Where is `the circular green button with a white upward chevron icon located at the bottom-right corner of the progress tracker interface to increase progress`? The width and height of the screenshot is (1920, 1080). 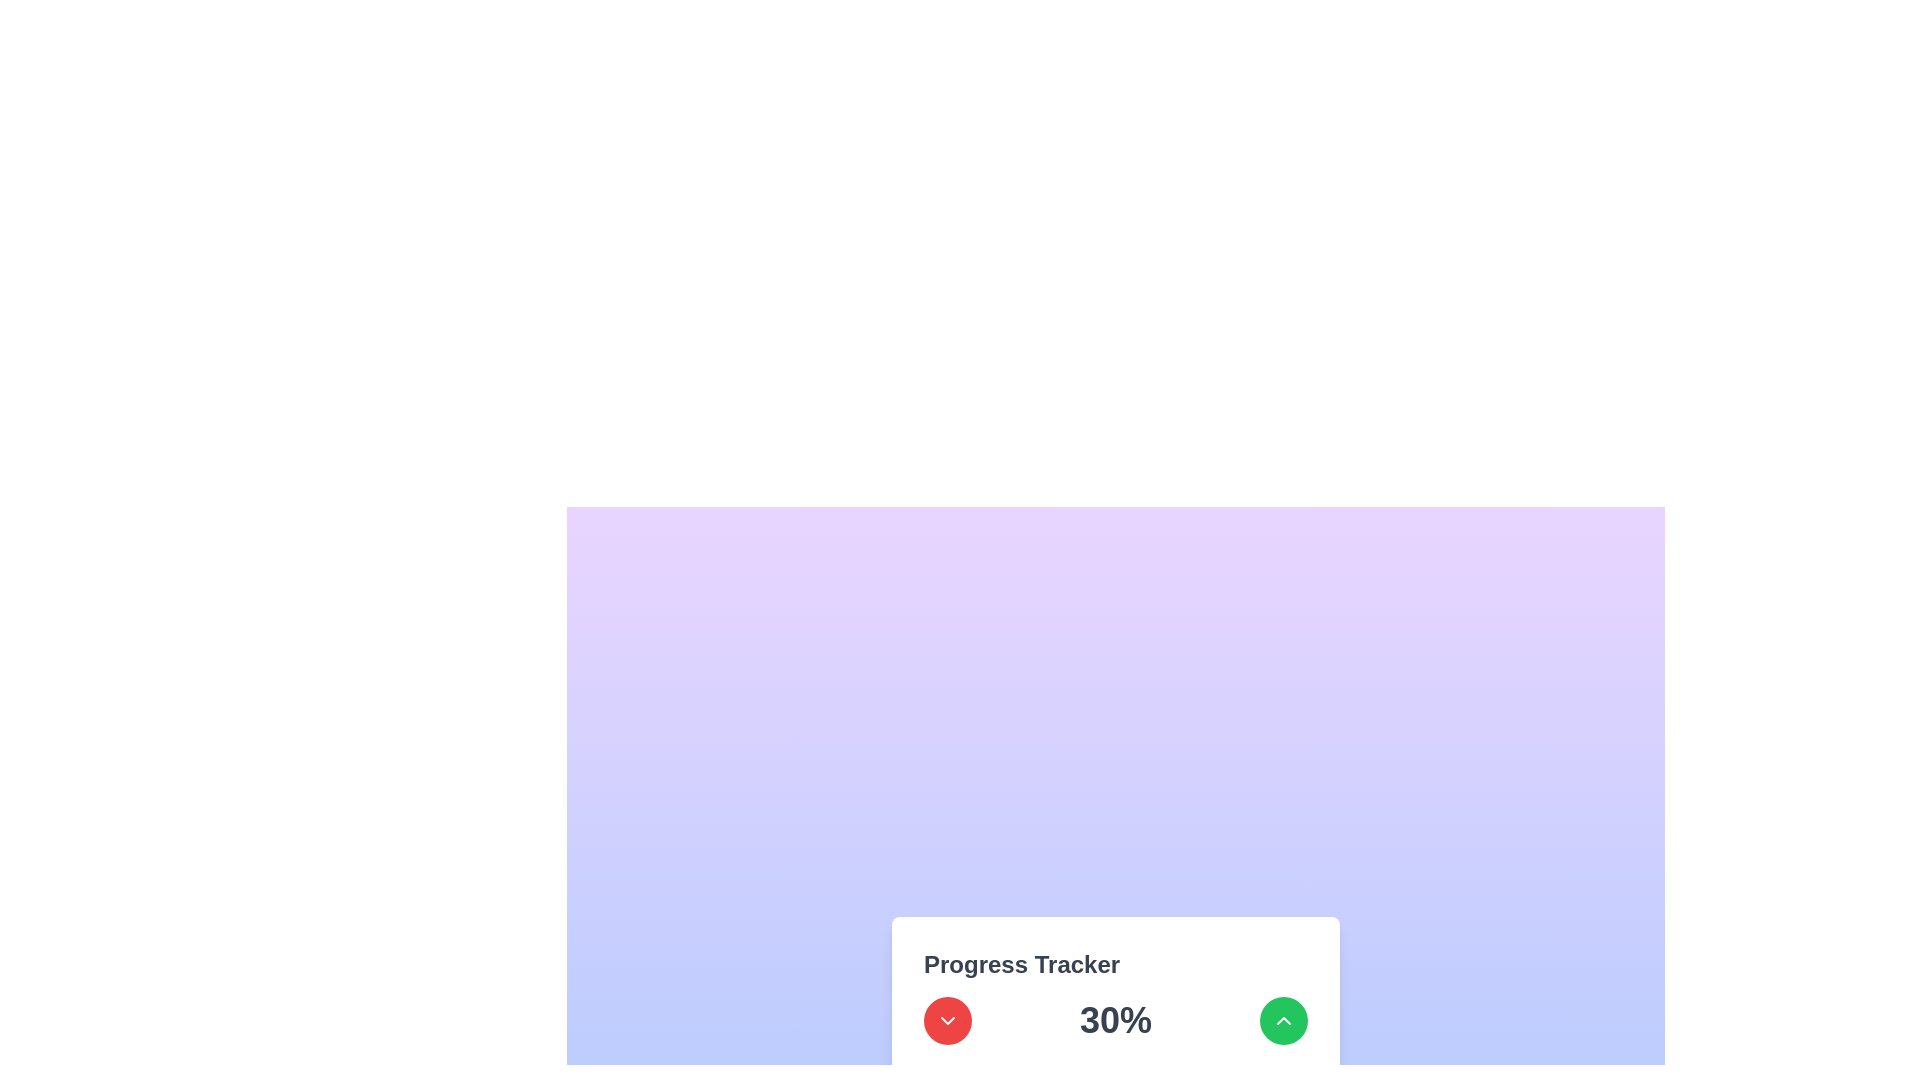 the circular green button with a white upward chevron icon located at the bottom-right corner of the progress tracker interface to increase progress is located at coordinates (1283, 1021).